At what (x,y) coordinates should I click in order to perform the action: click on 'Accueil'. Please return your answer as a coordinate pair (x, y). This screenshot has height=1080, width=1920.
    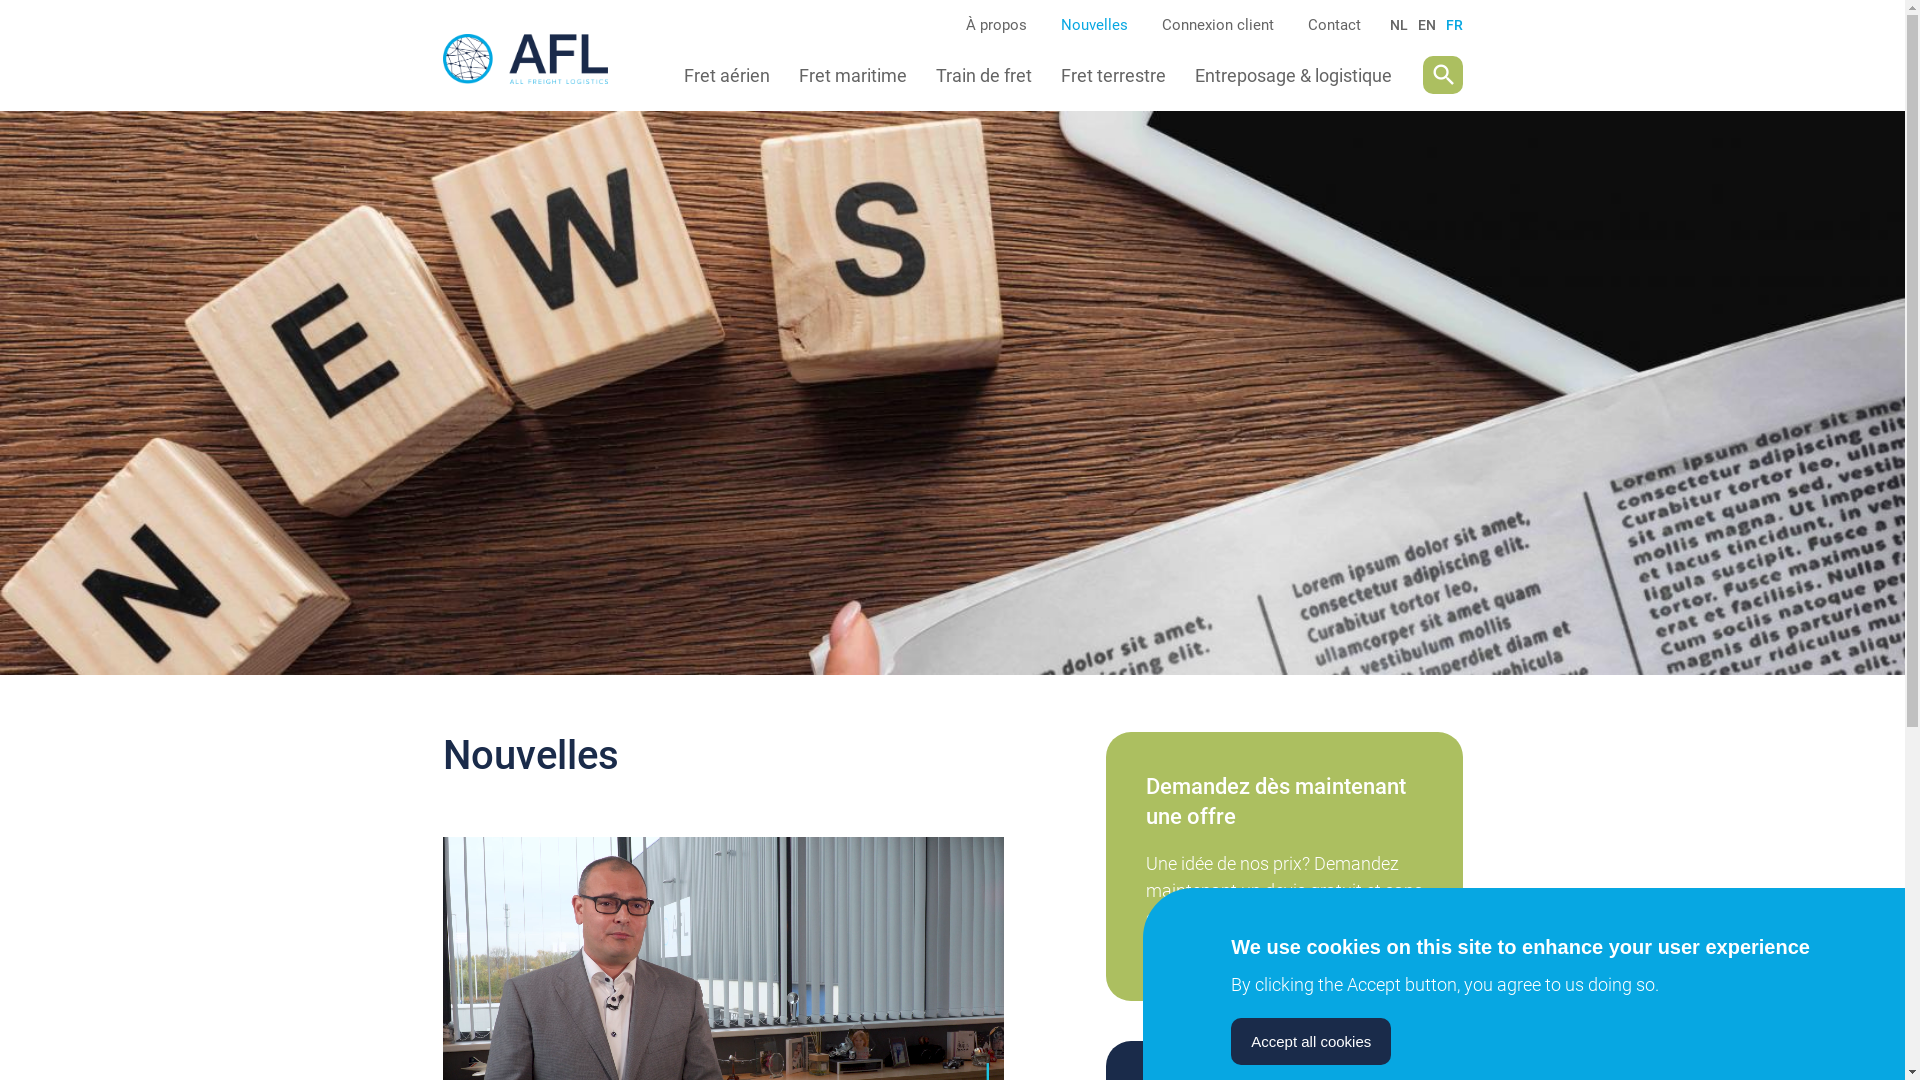
    Looking at the image, I should click on (537, 73).